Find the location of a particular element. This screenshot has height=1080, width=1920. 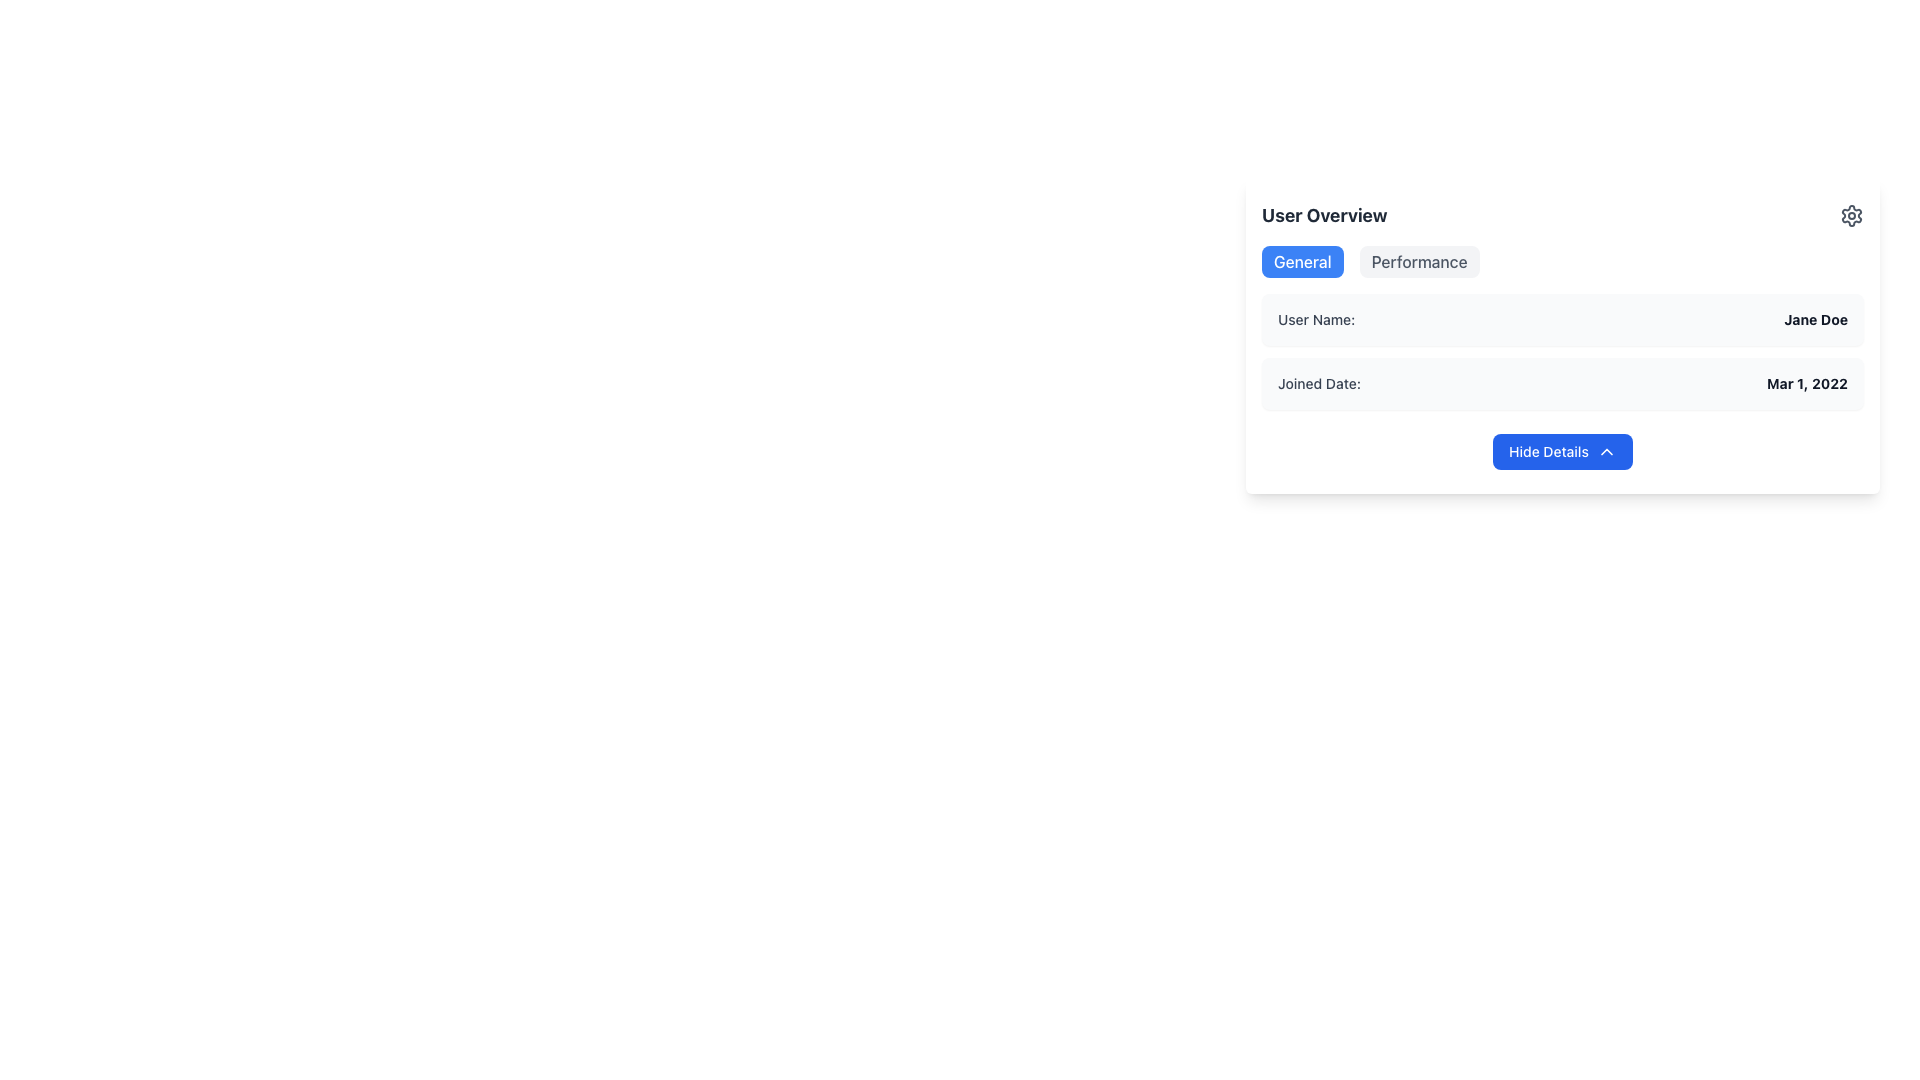

the 'Performance' button, which has a light gray background and gray text is located at coordinates (1418, 261).